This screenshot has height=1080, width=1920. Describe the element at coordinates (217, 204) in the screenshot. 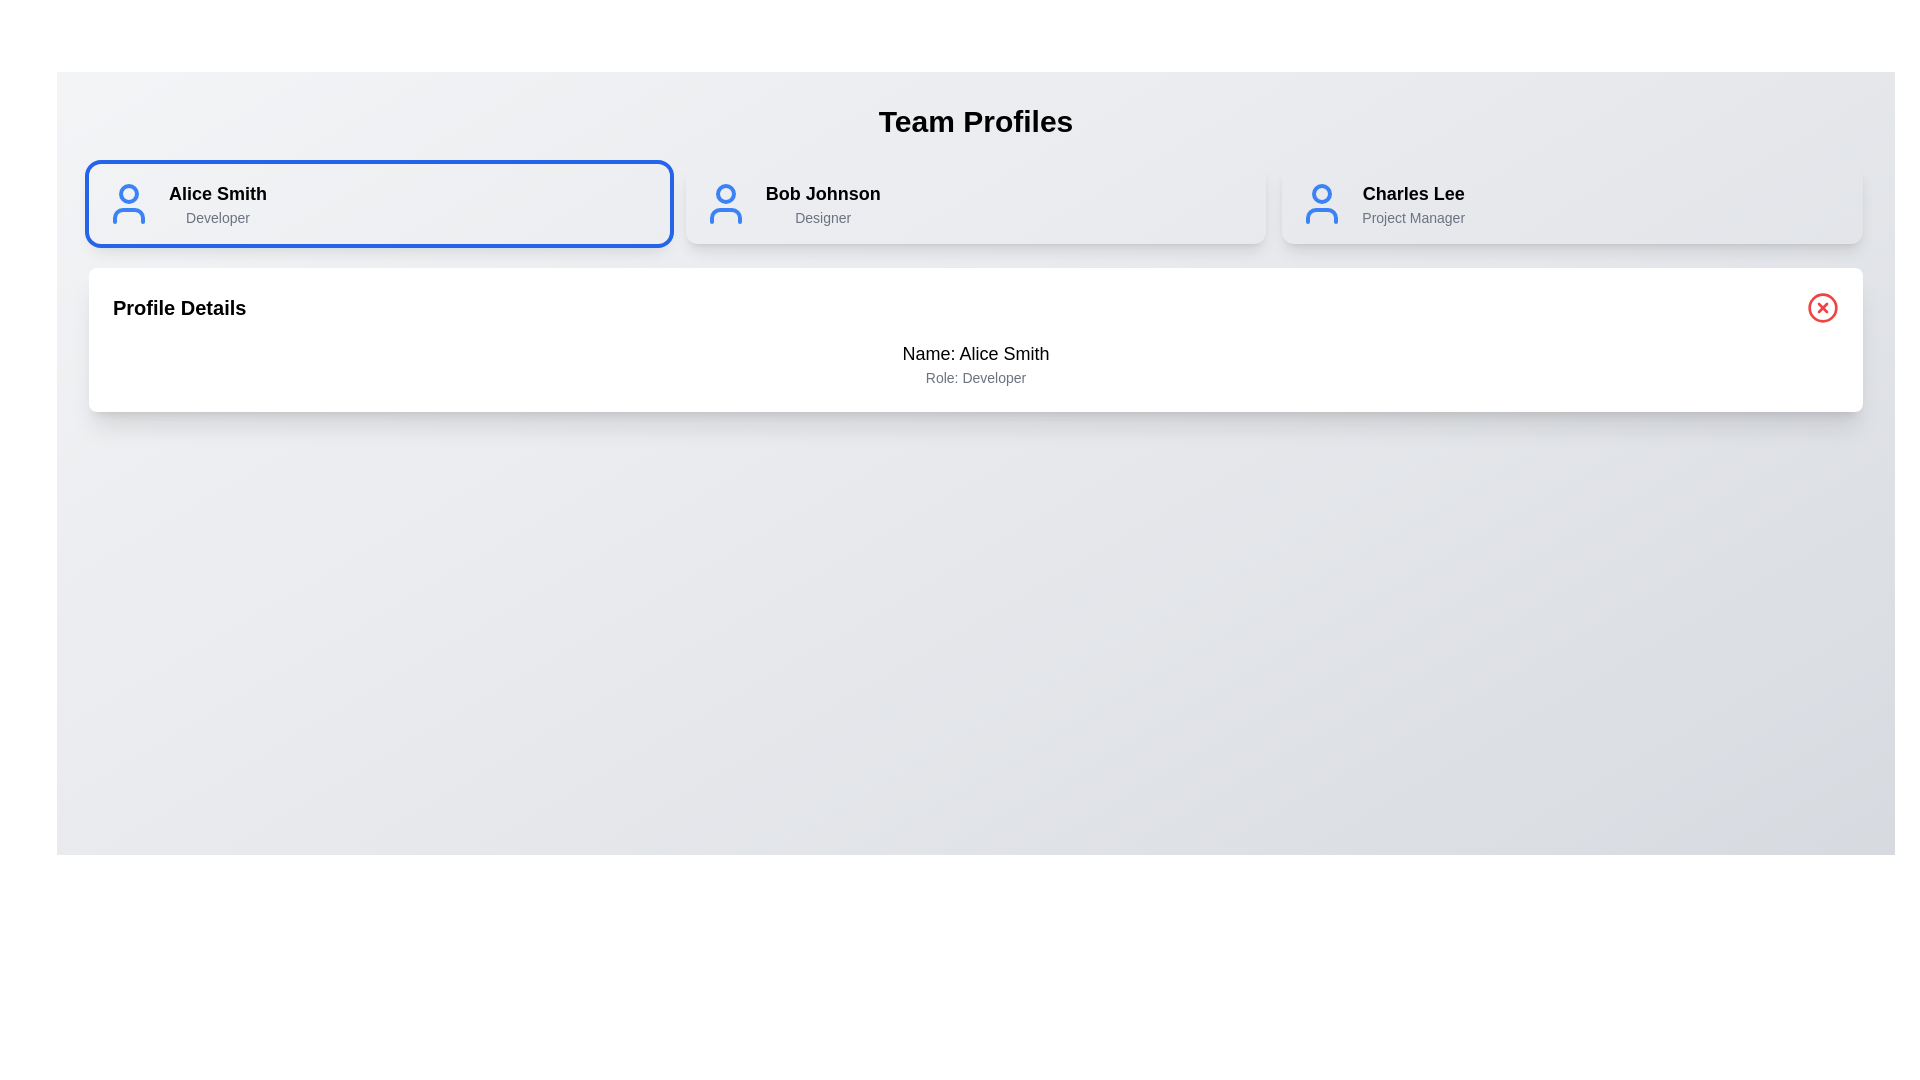

I see `the text block displaying 'Alice Smith' and 'Developer' in the Team Profiles section` at that location.